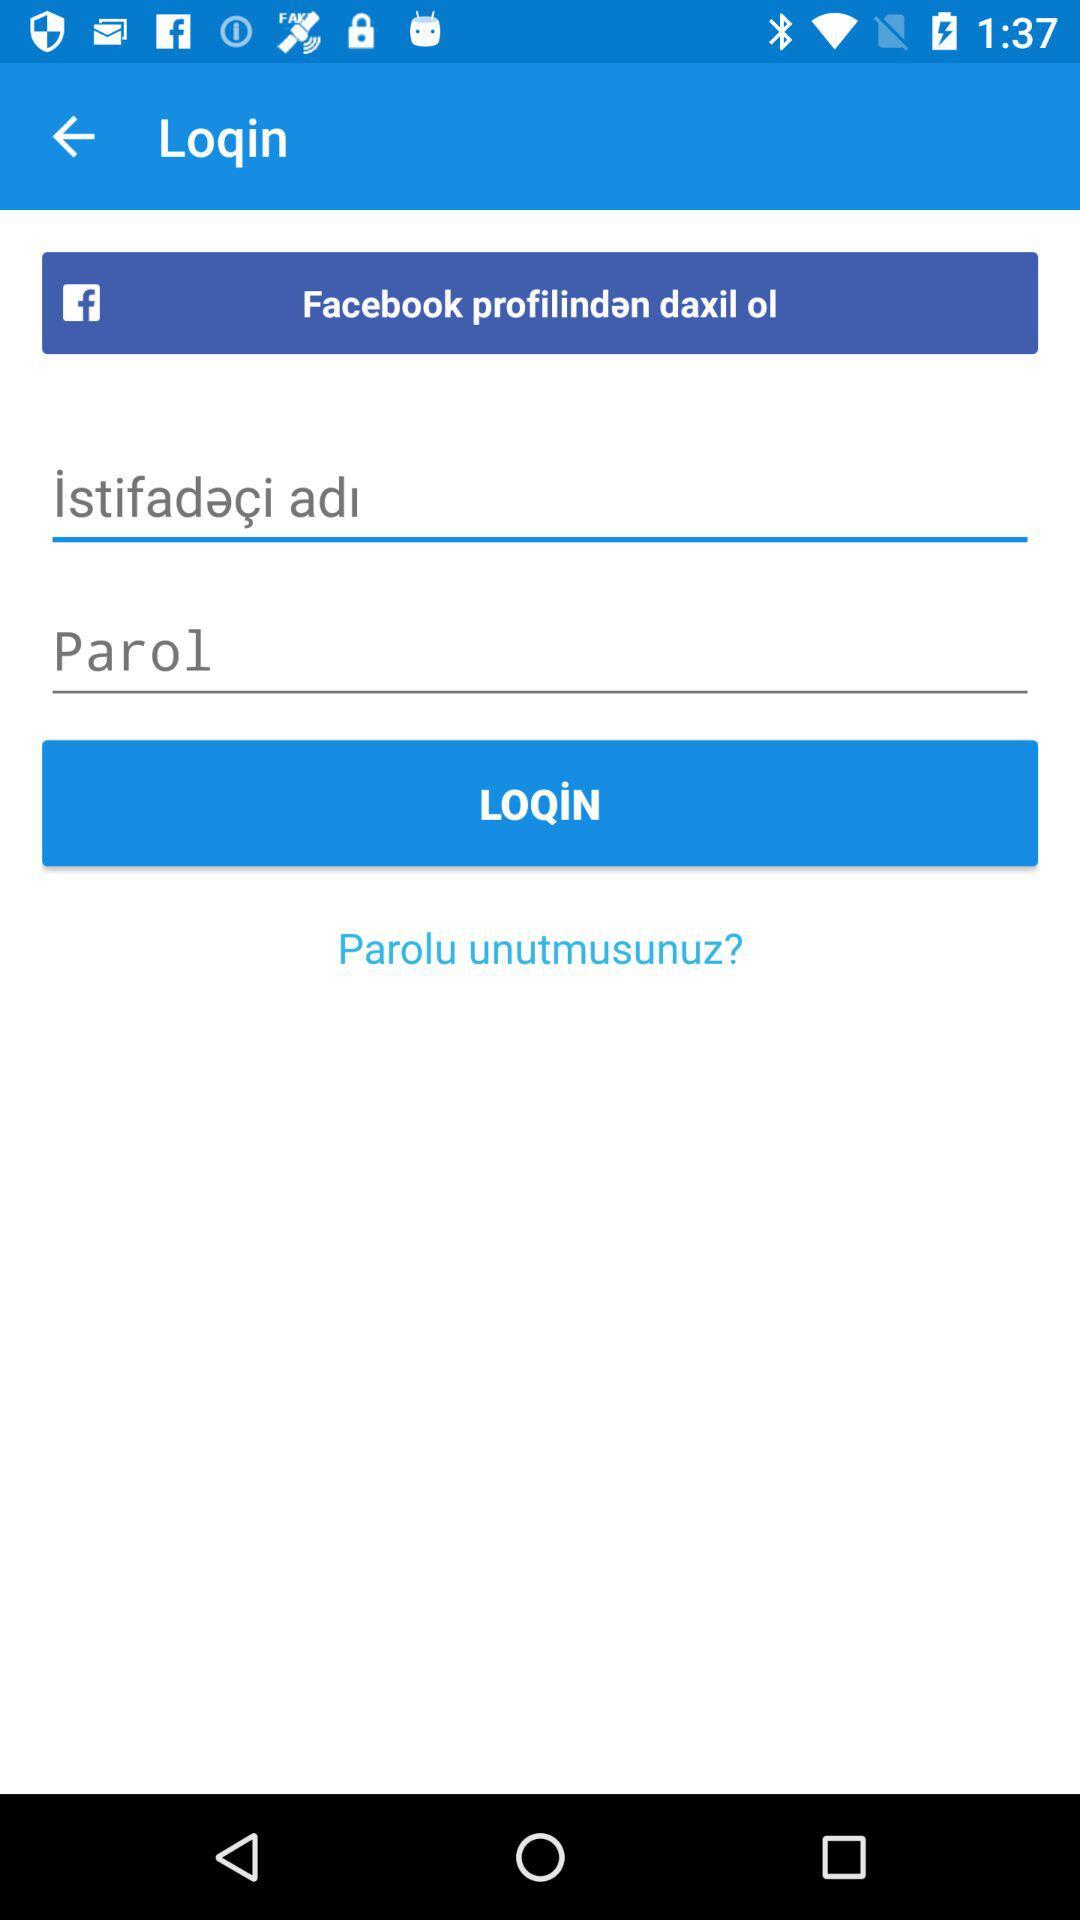 This screenshot has height=1920, width=1080. Describe the element at coordinates (540, 650) in the screenshot. I see `password` at that location.